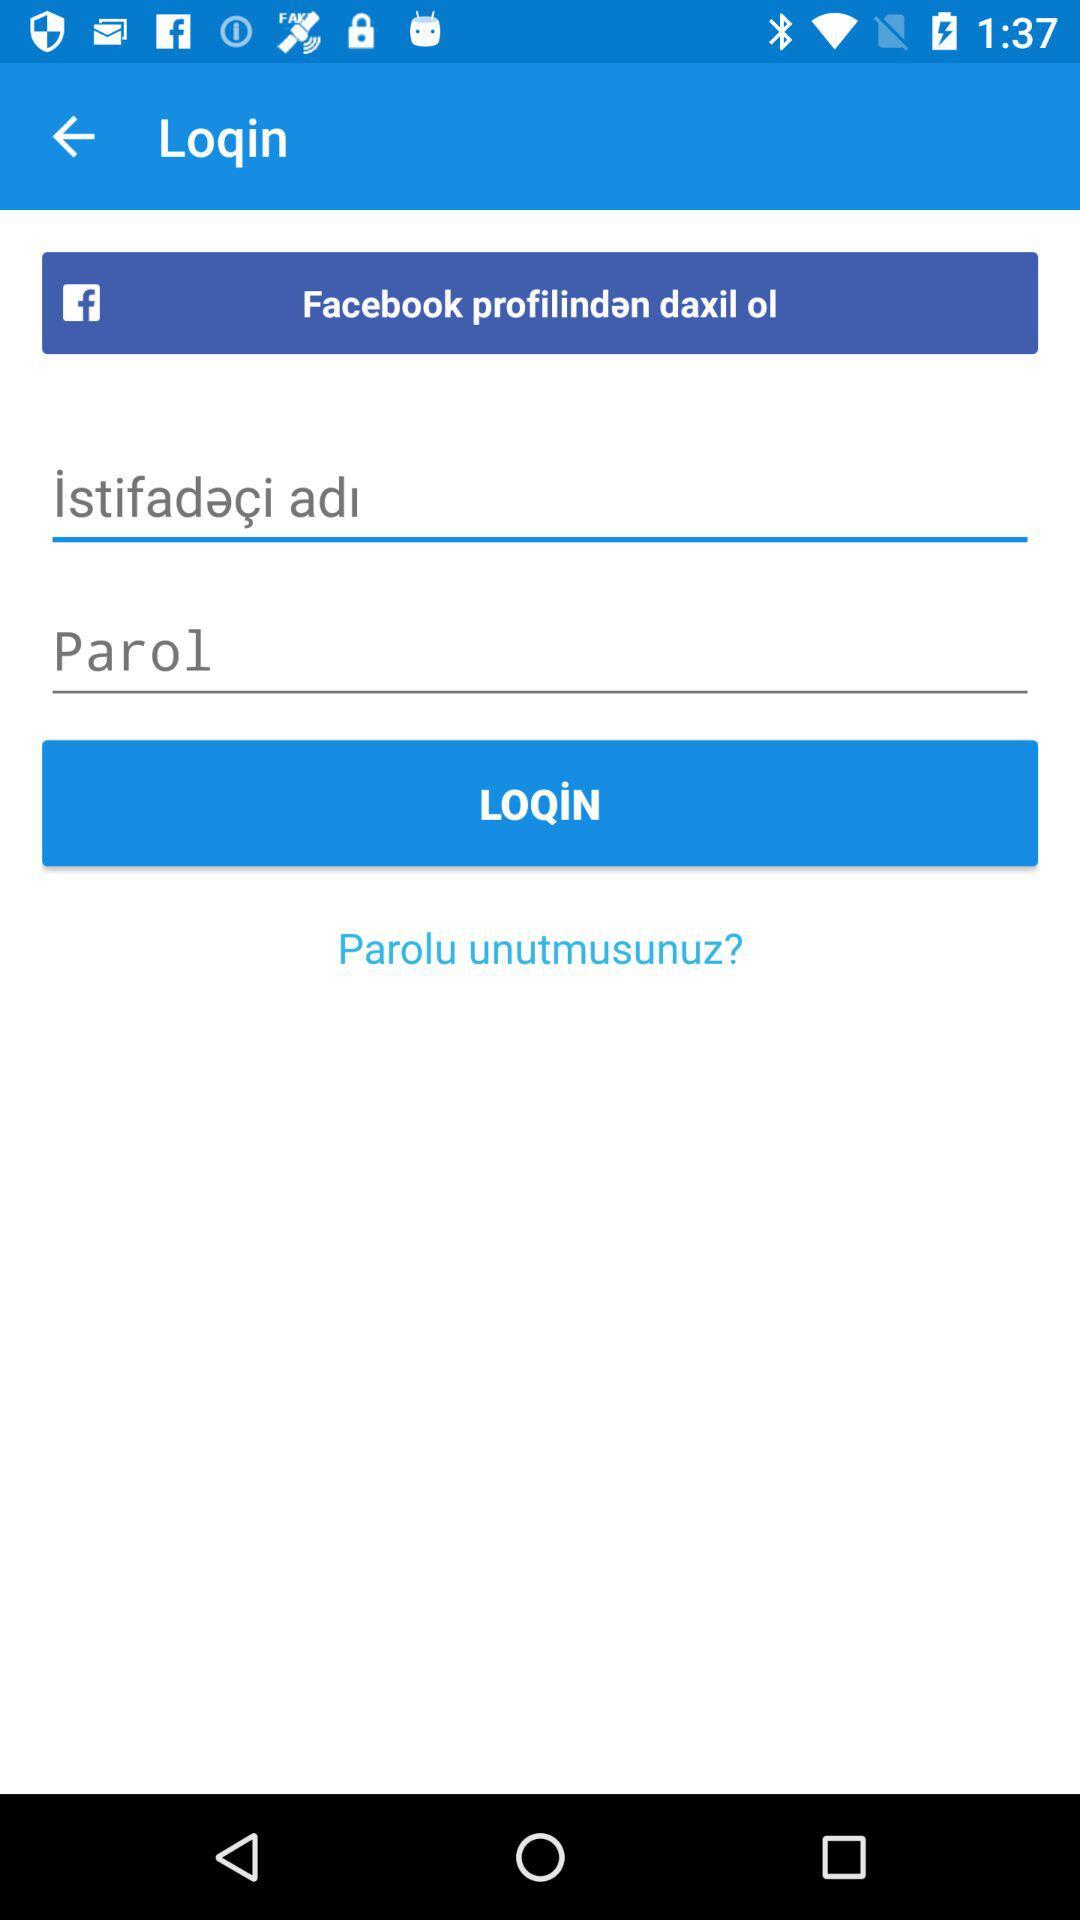 This screenshot has height=1920, width=1080. Describe the element at coordinates (540, 650) in the screenshot. I see `password` at that location.